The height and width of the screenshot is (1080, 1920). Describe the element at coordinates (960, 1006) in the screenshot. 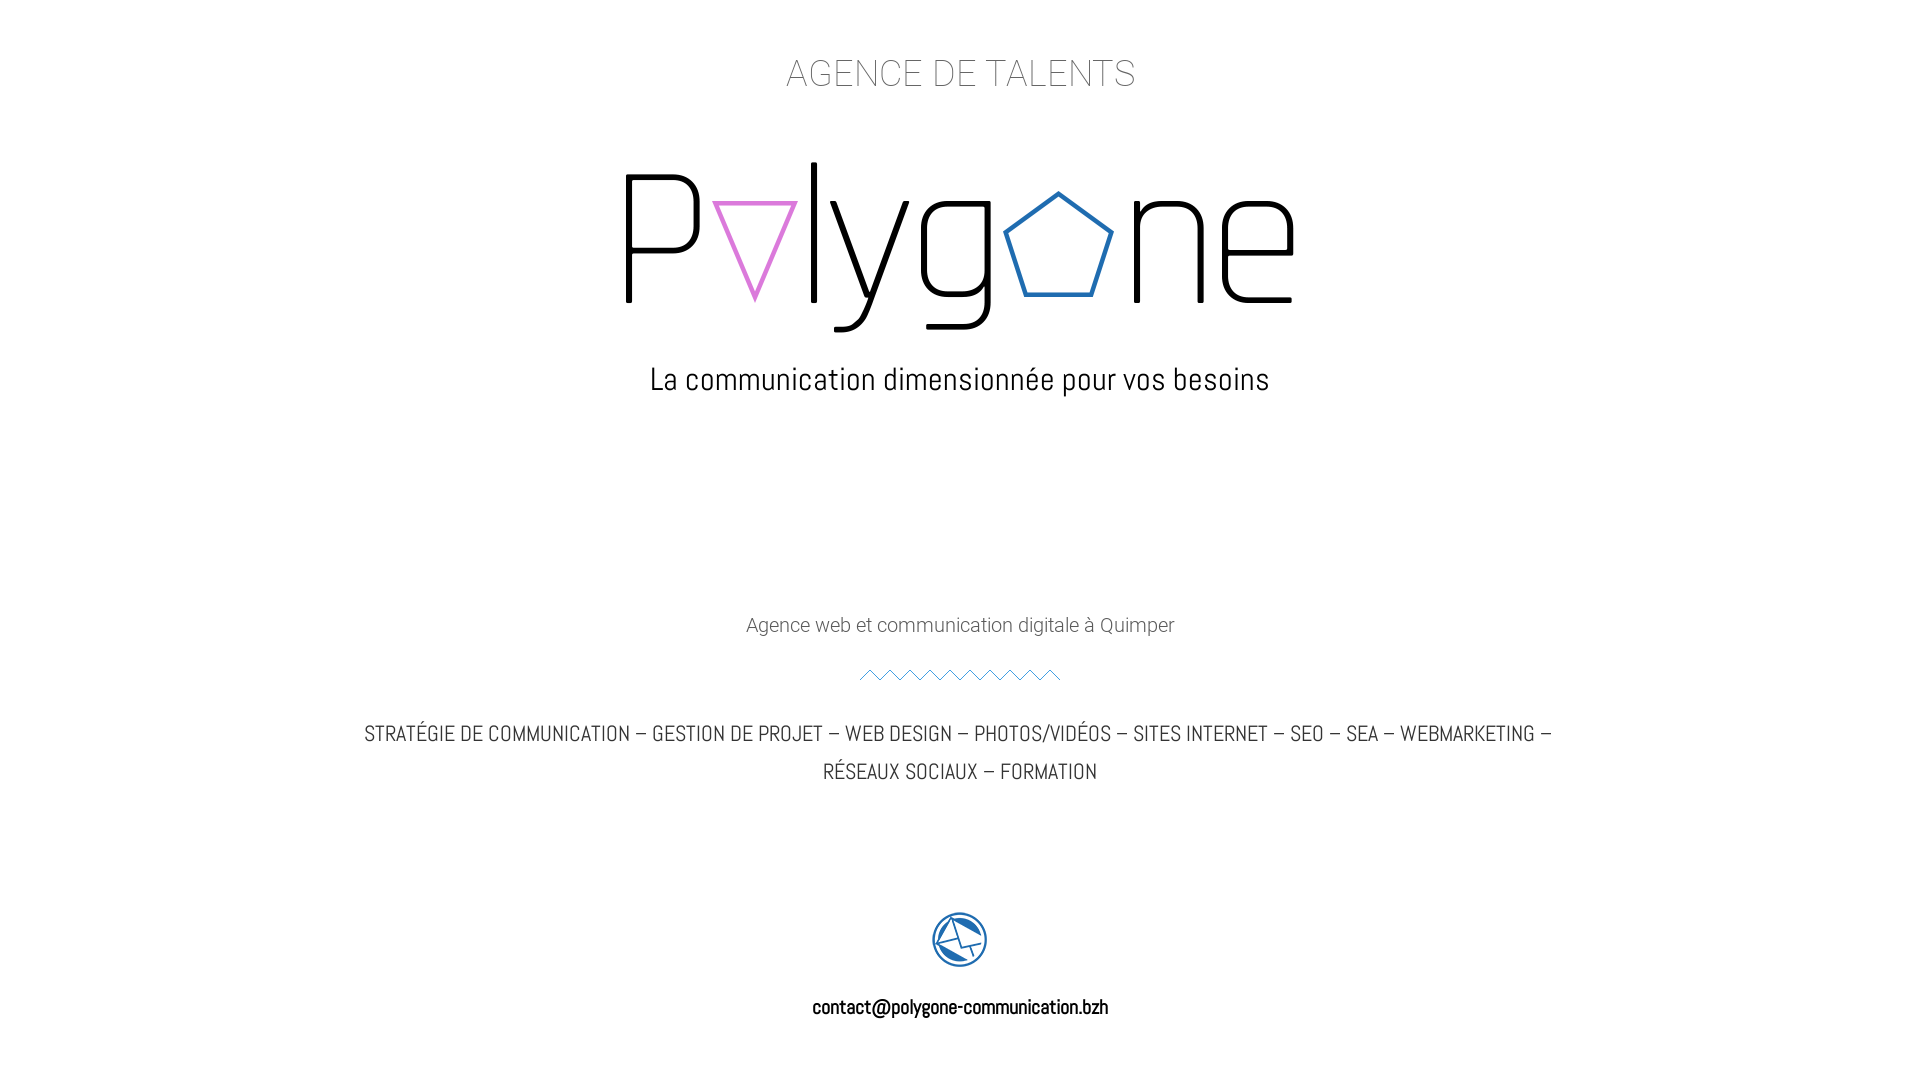

I see `'contact@polygone-communication.bzh'` at that location.